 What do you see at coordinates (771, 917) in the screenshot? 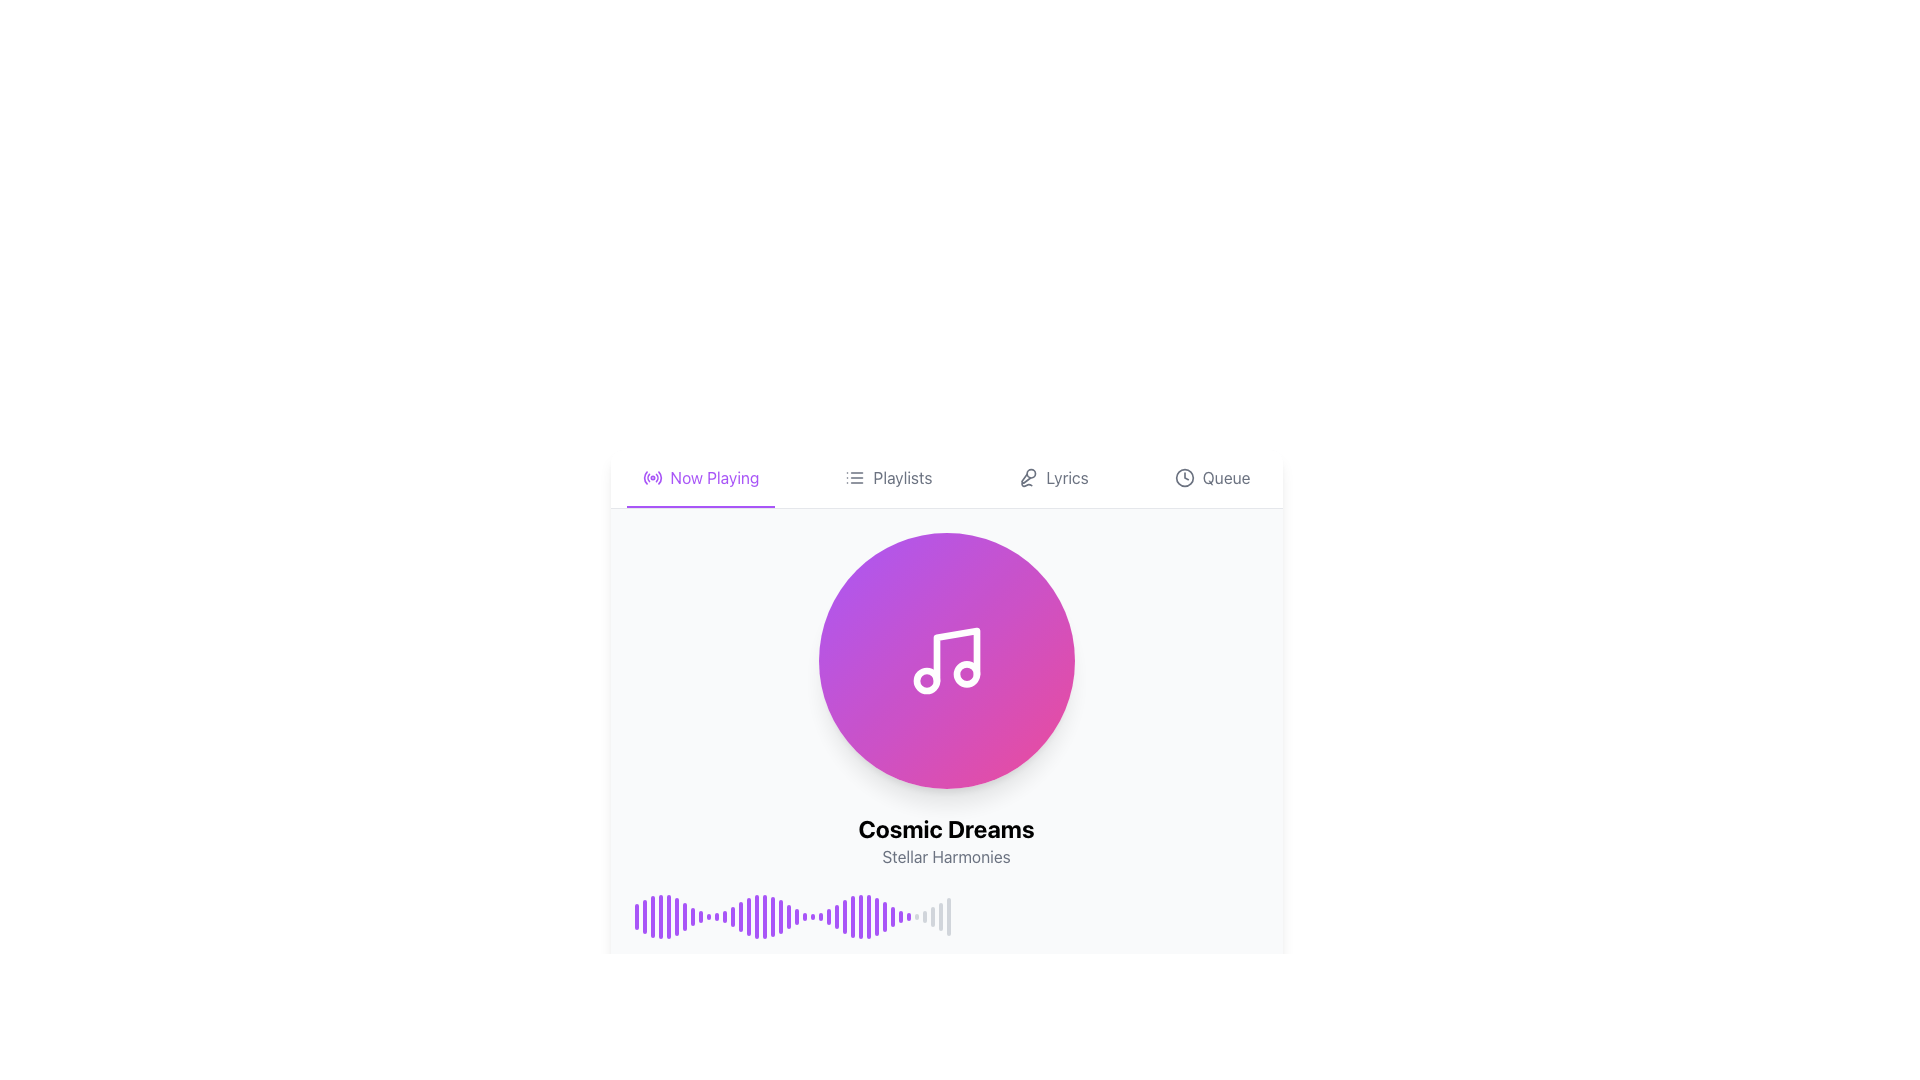
I see `the 18th vertically oriented waveform bar, which is a vibrant purple fill with rounded ends, located beneath the central bottom part of the circular music player interface` at bounding box center [771, 917].